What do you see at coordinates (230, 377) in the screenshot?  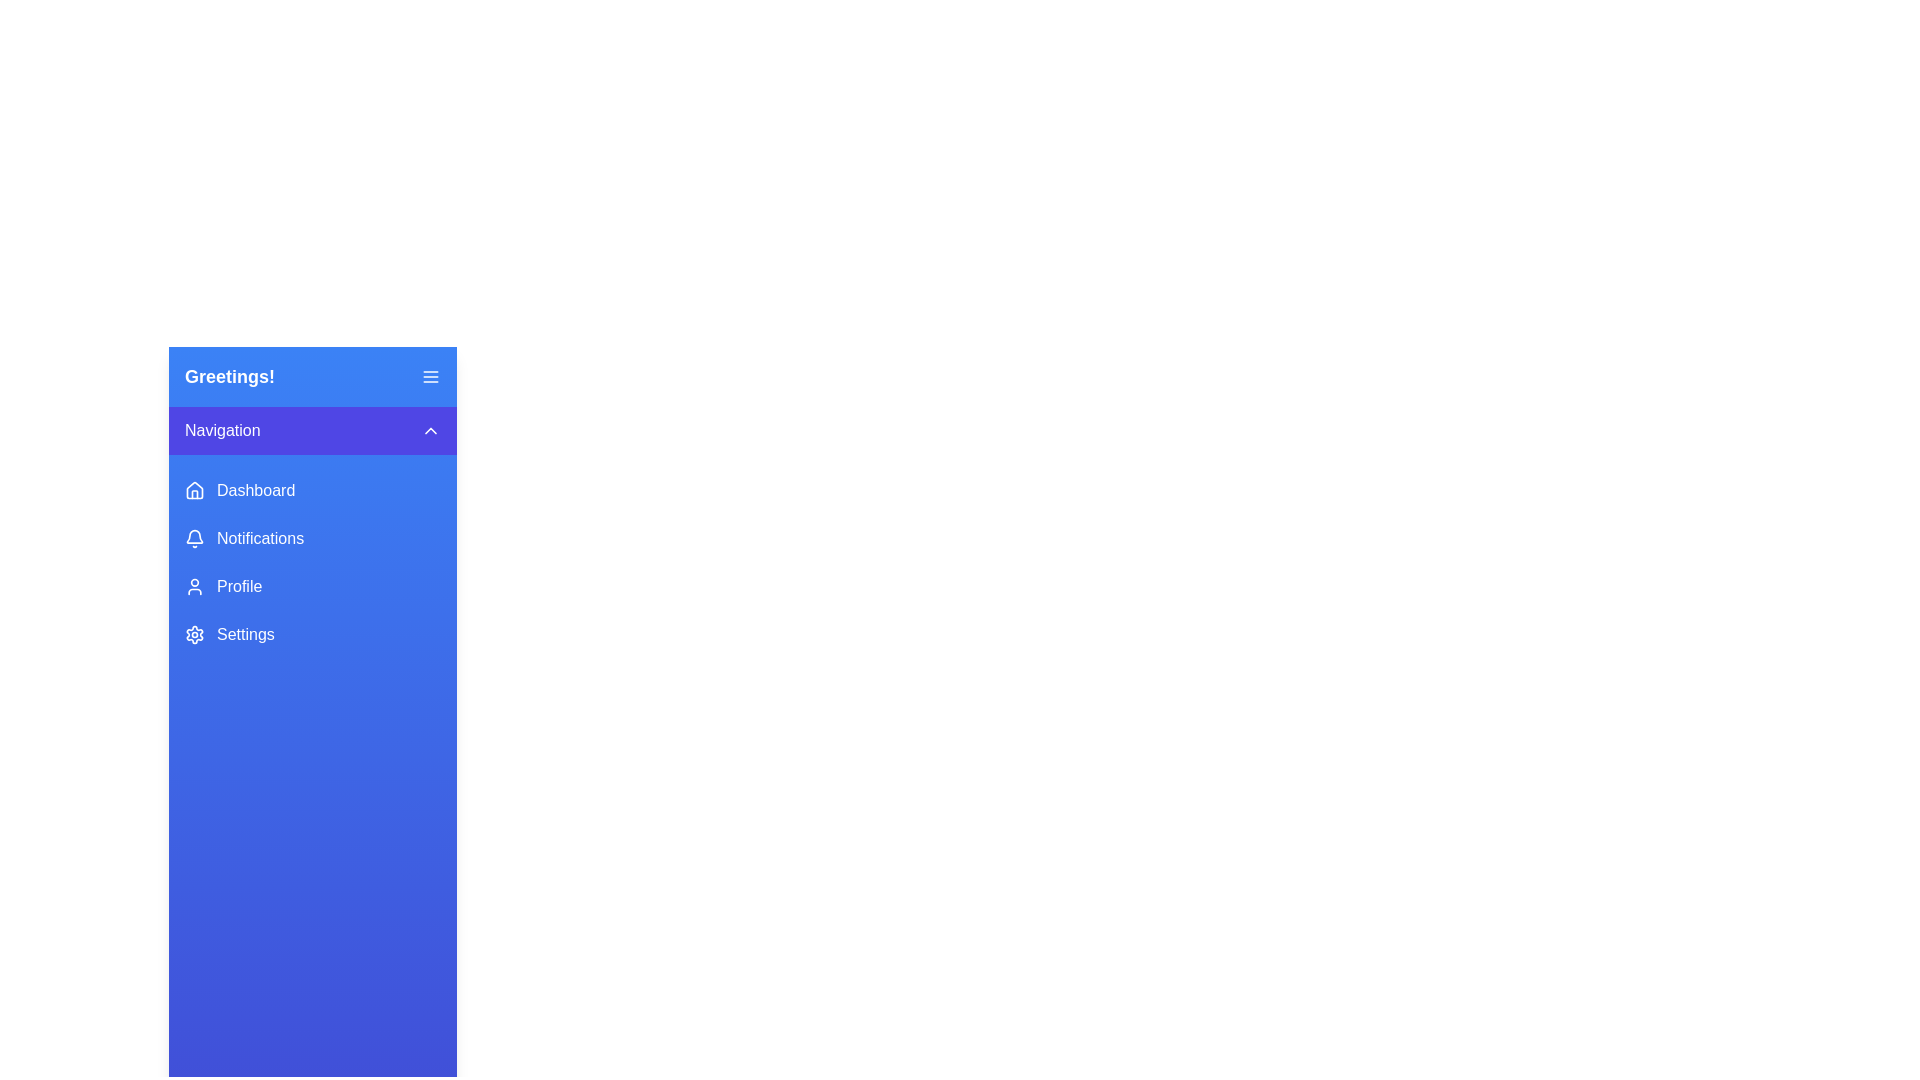 I see `greeting header text label located on the left side of the navigation panel, positioned to the left of the menu icon` at bounding box center [230, 377].